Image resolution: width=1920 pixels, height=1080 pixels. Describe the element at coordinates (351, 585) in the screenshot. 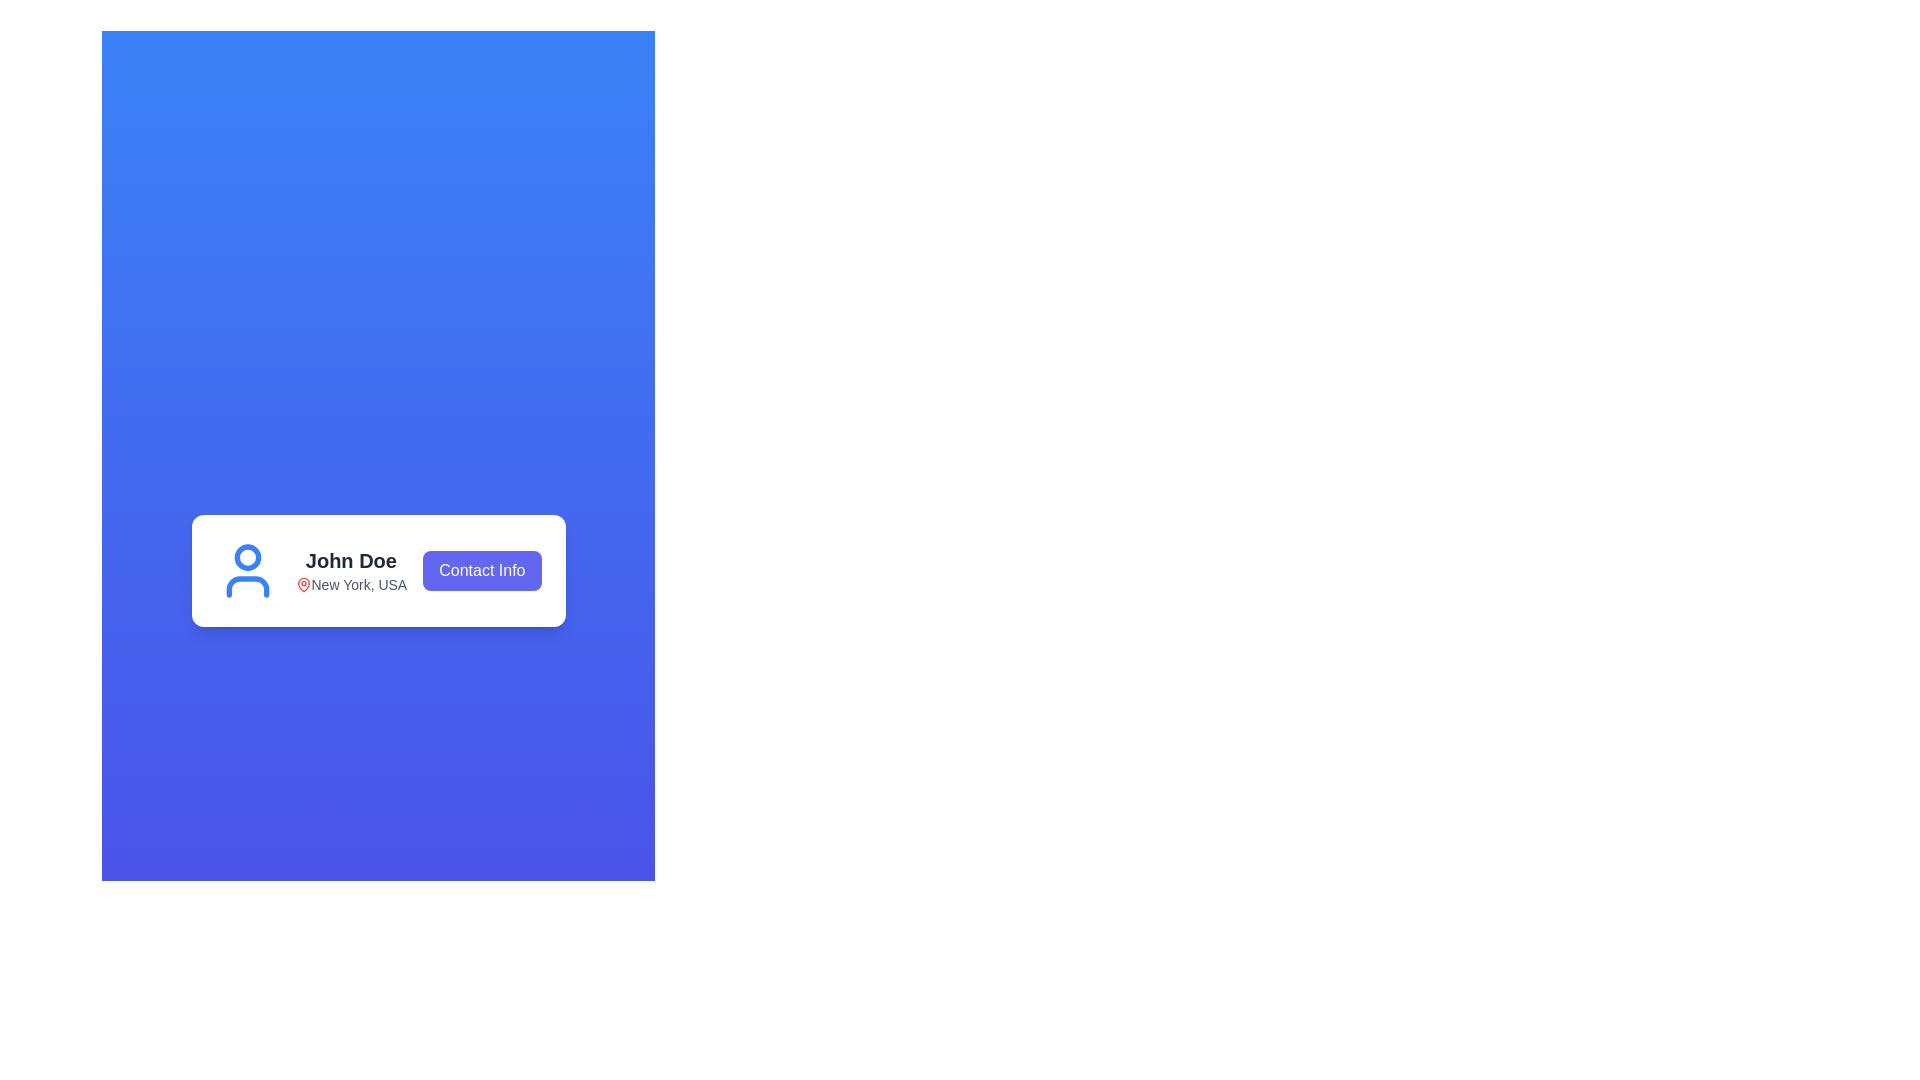

I see `the text 'New York, USA' with the accompanying red location pin icon, which is located below the title 'John Doe' in the user information card layout` at that location.